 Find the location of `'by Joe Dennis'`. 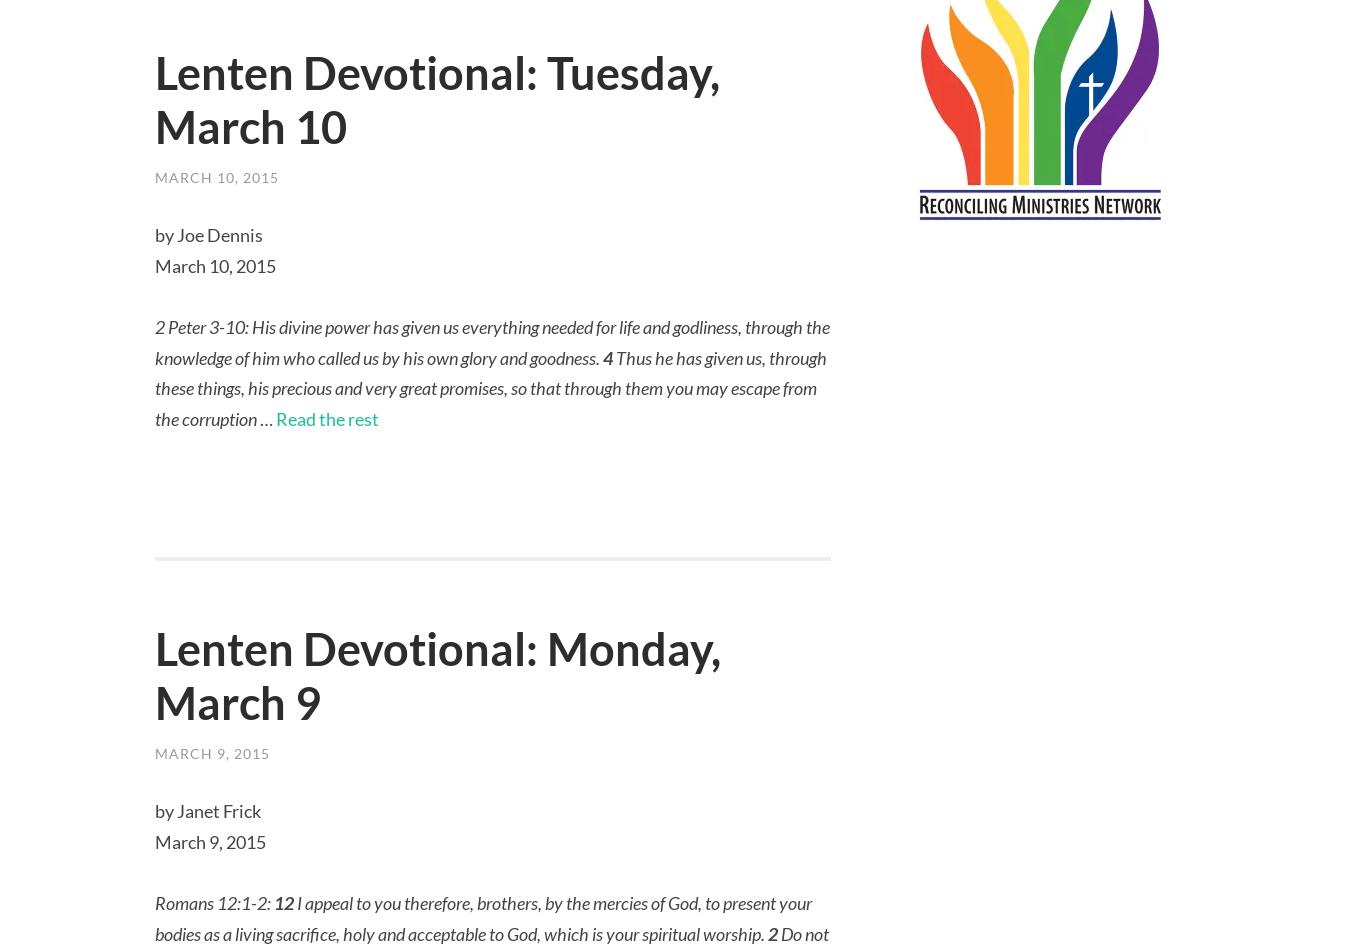

'by Joe Dennis' is located at coordinates (208, 235).